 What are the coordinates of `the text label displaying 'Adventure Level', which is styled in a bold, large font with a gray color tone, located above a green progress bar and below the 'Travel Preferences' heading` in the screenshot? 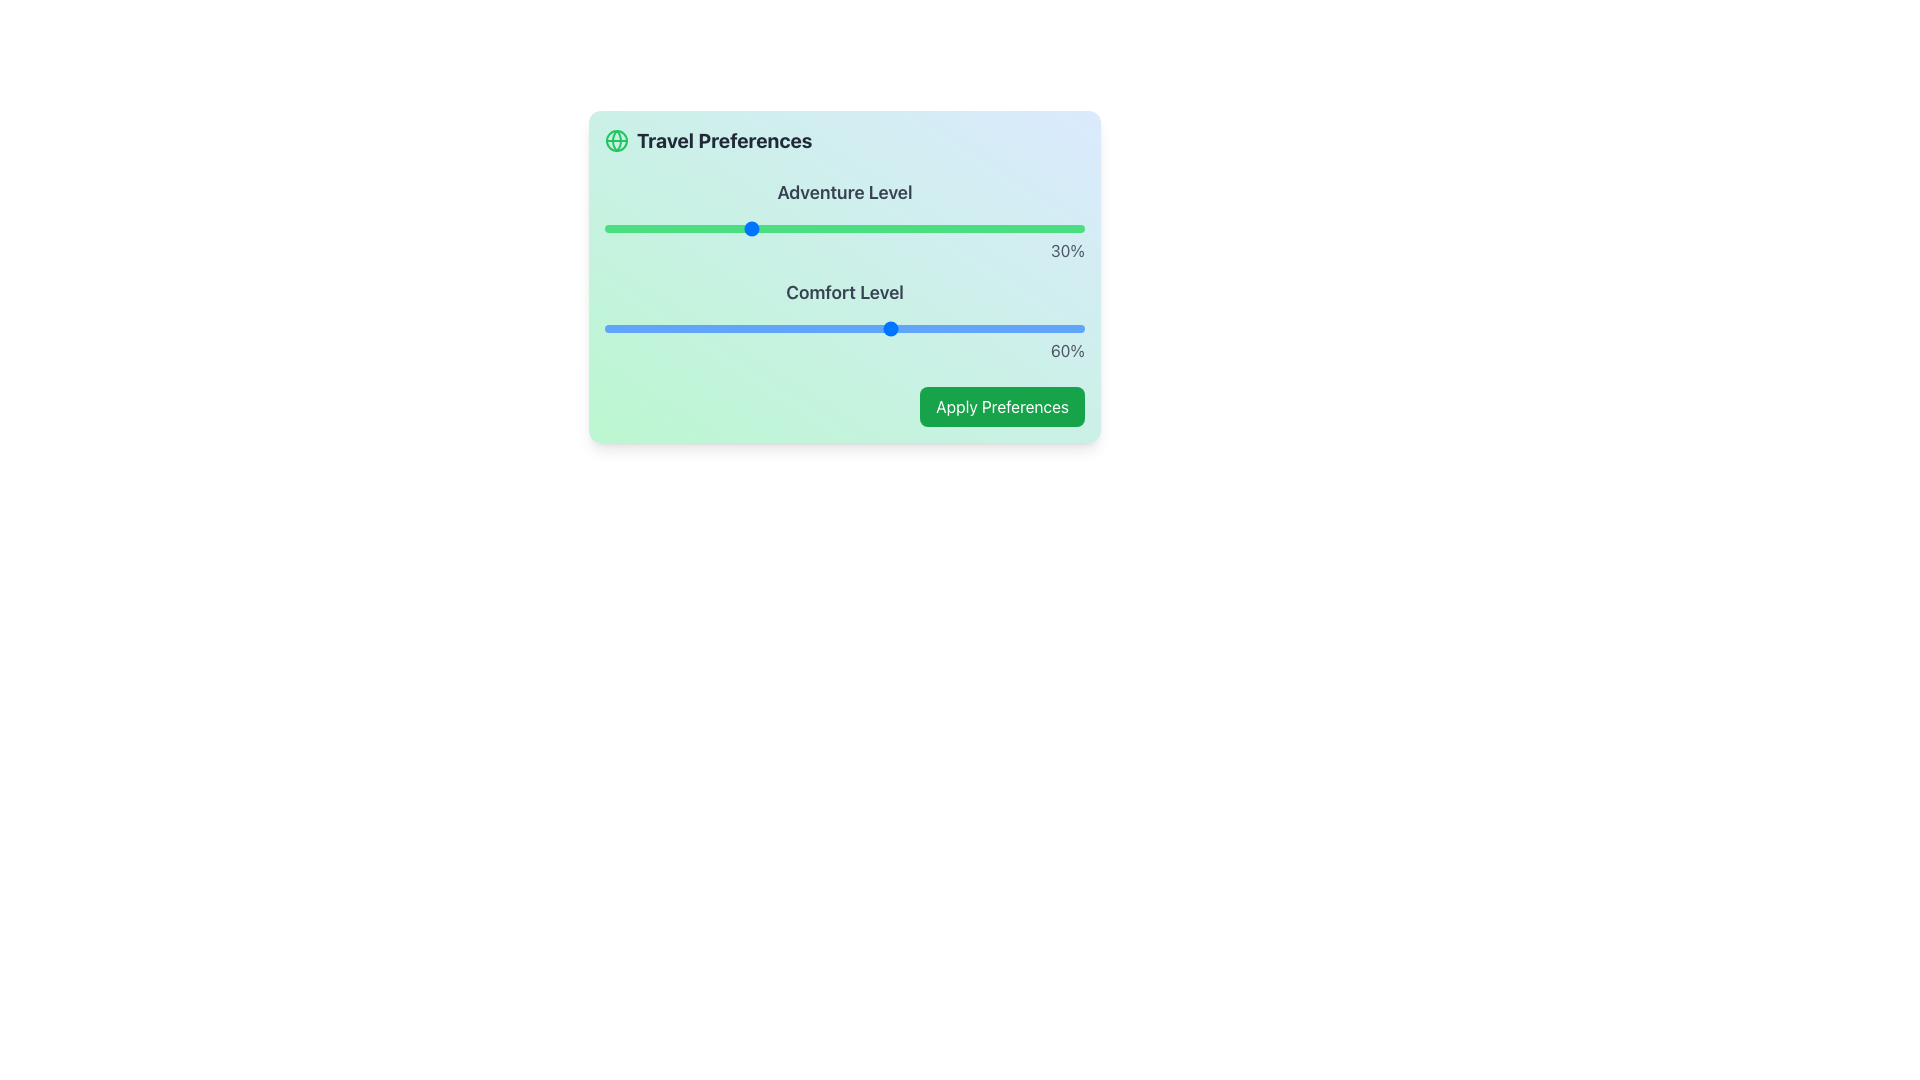 It's located at (844, 192).